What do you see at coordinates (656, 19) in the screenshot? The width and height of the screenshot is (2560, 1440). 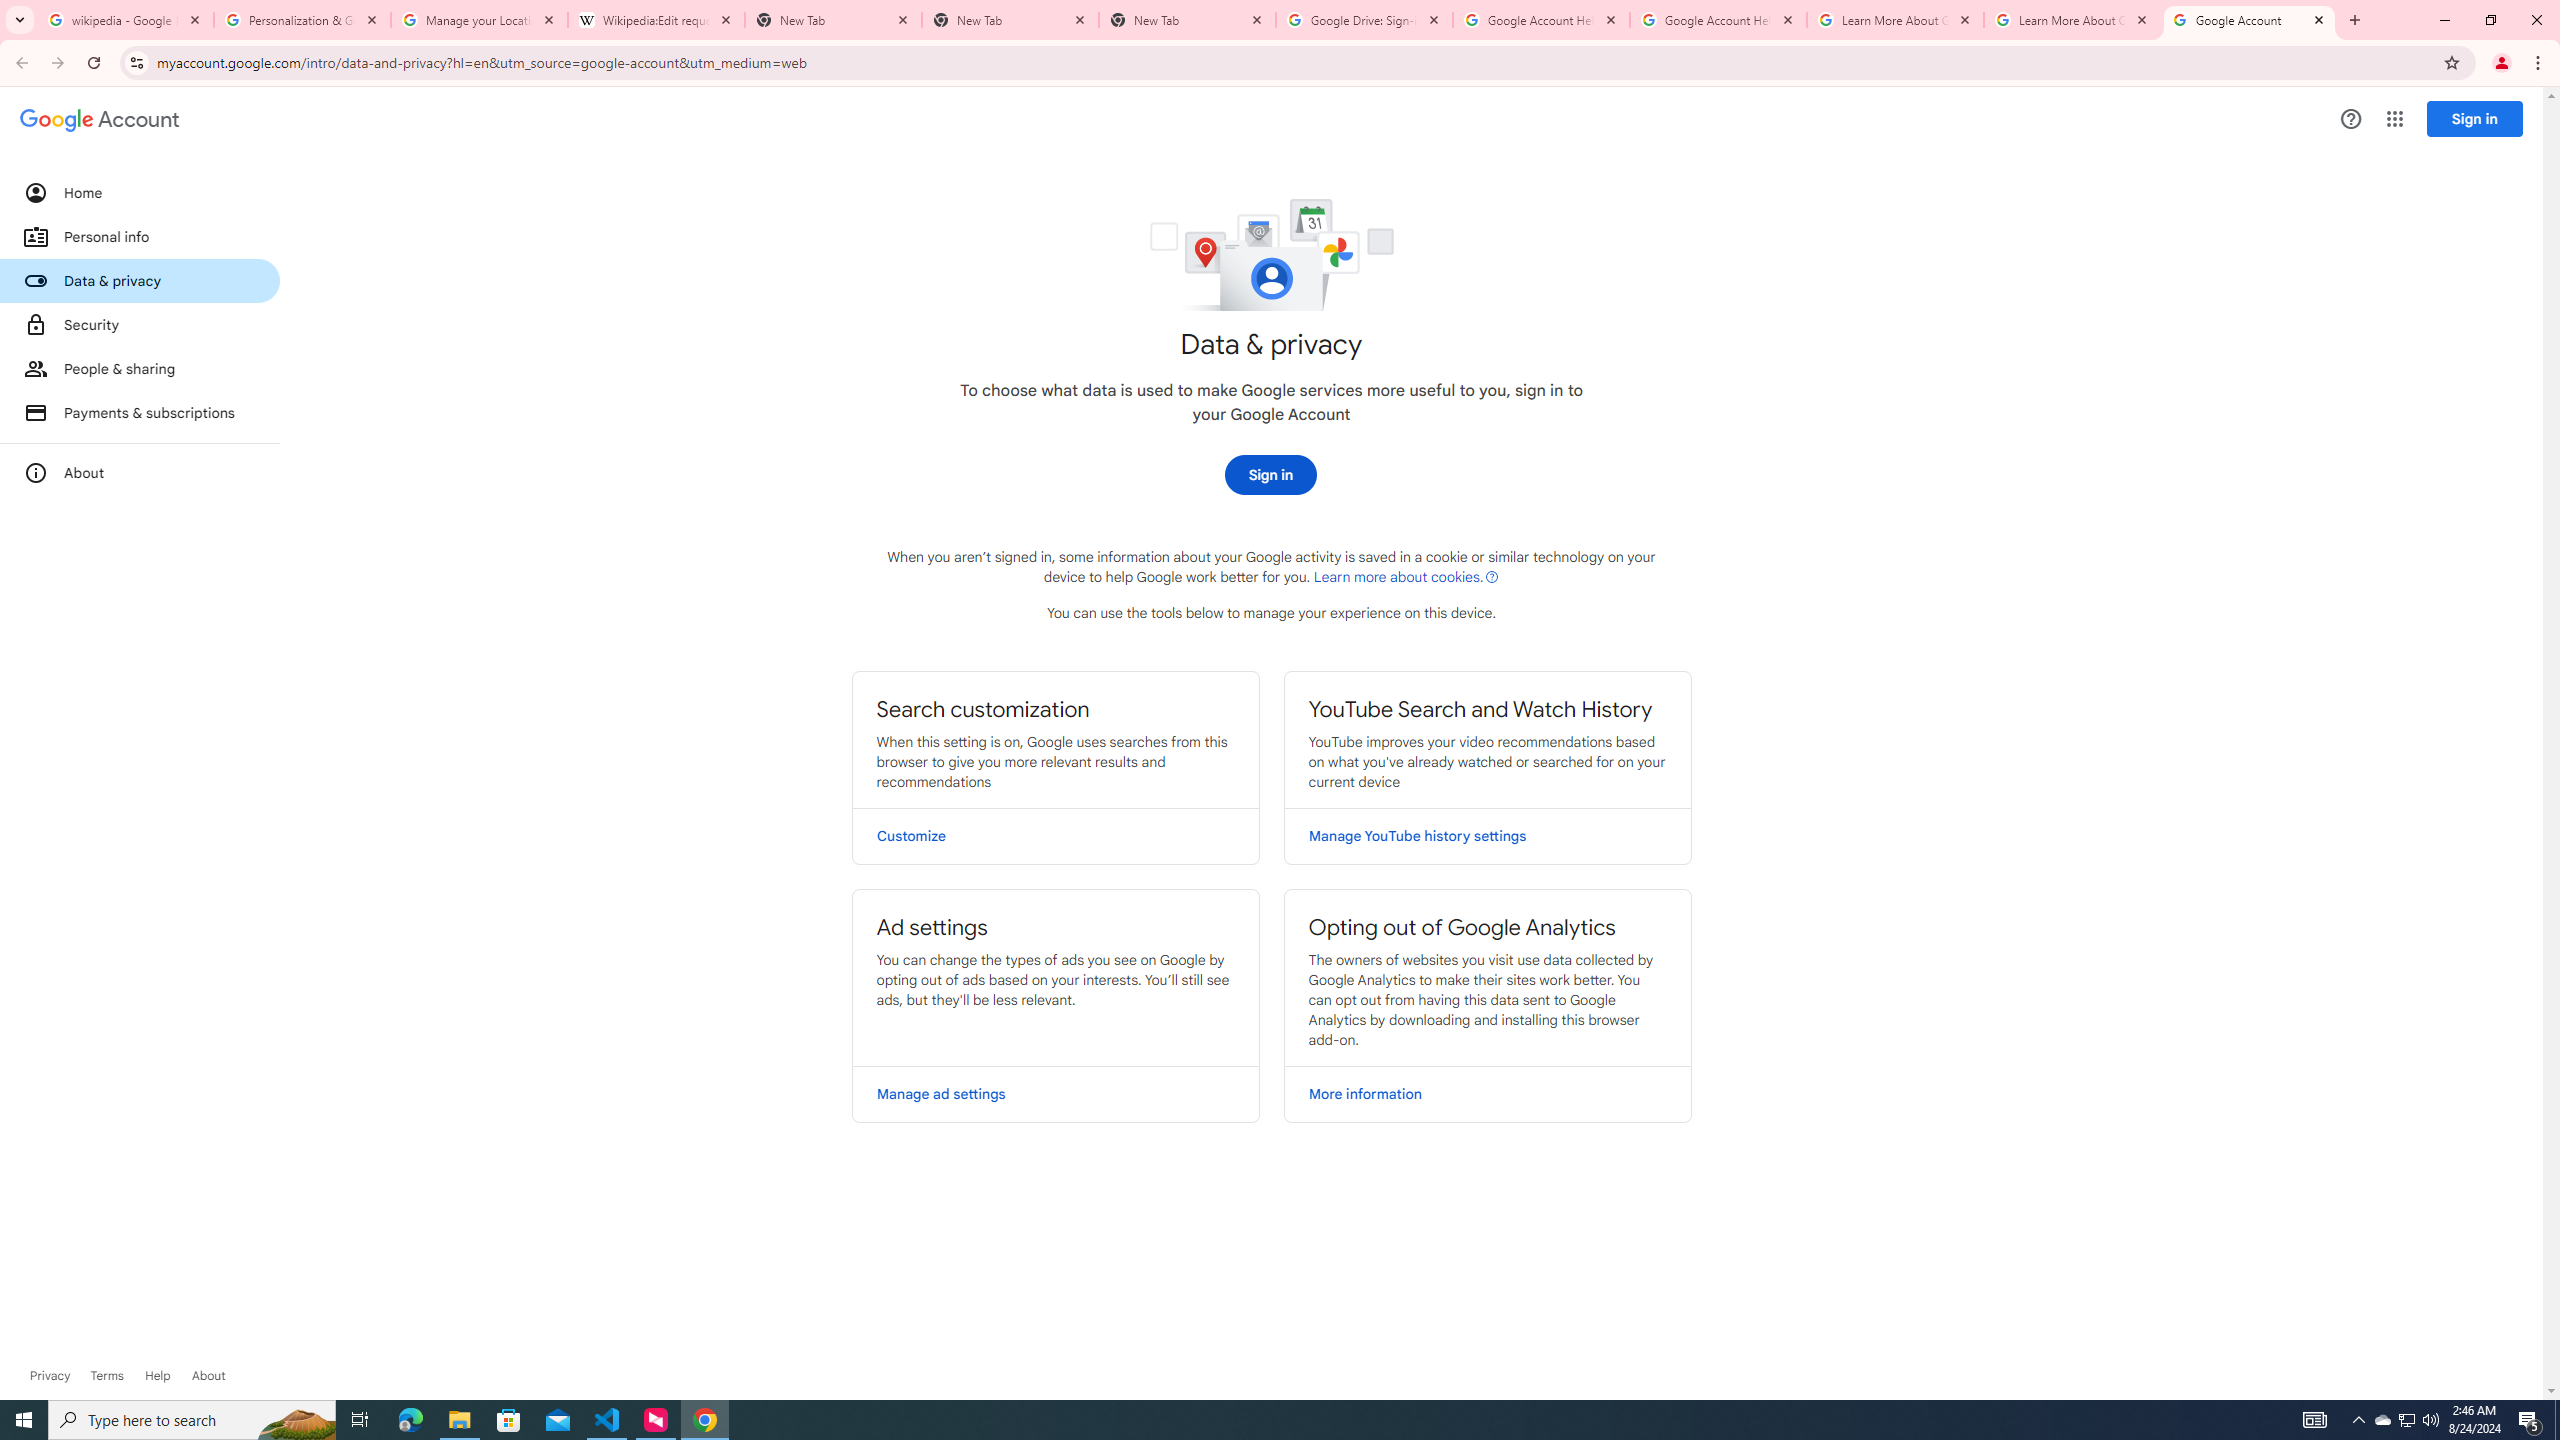 I see `'Wikipedia:Edit requests - Wikipedia'` at bounding box center [656, 19].